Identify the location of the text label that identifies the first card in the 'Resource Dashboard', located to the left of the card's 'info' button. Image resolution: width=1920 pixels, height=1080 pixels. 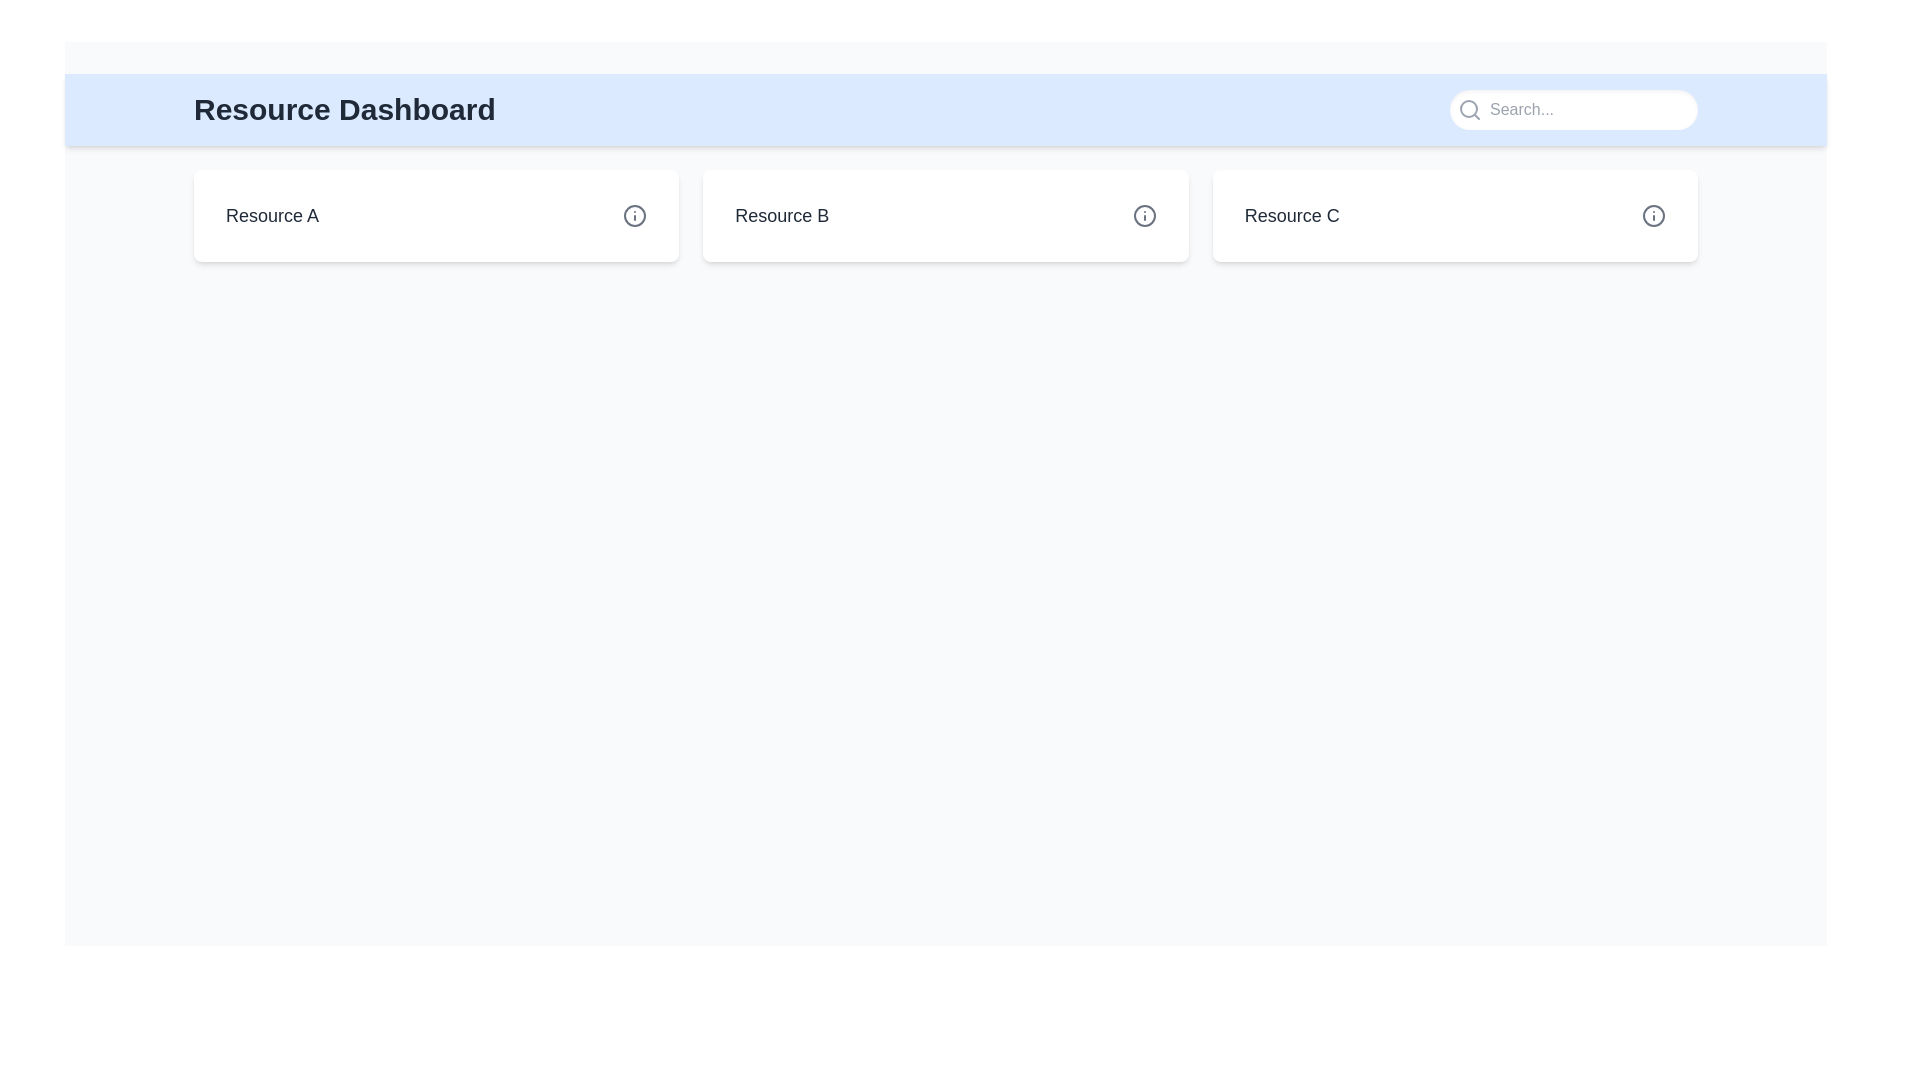
(271, 216).